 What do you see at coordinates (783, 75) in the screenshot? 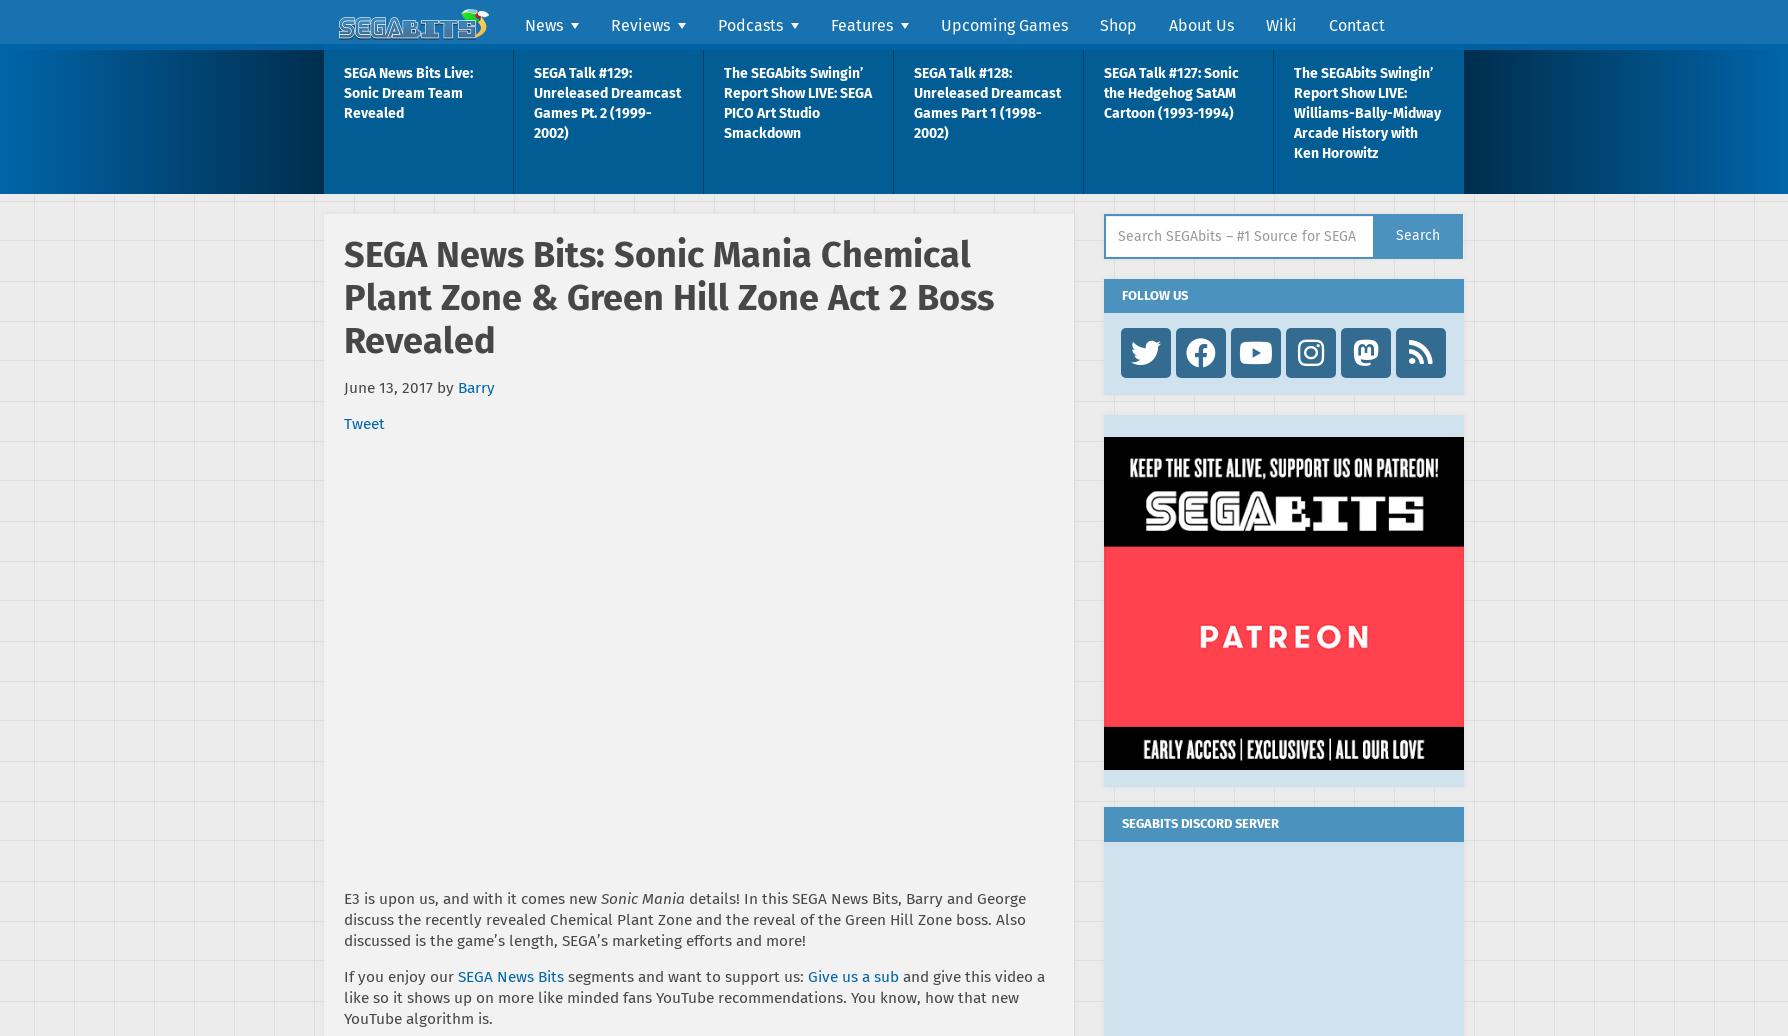
I see `'SEGA Talk Podcast'` at bounding box center [783, 75].